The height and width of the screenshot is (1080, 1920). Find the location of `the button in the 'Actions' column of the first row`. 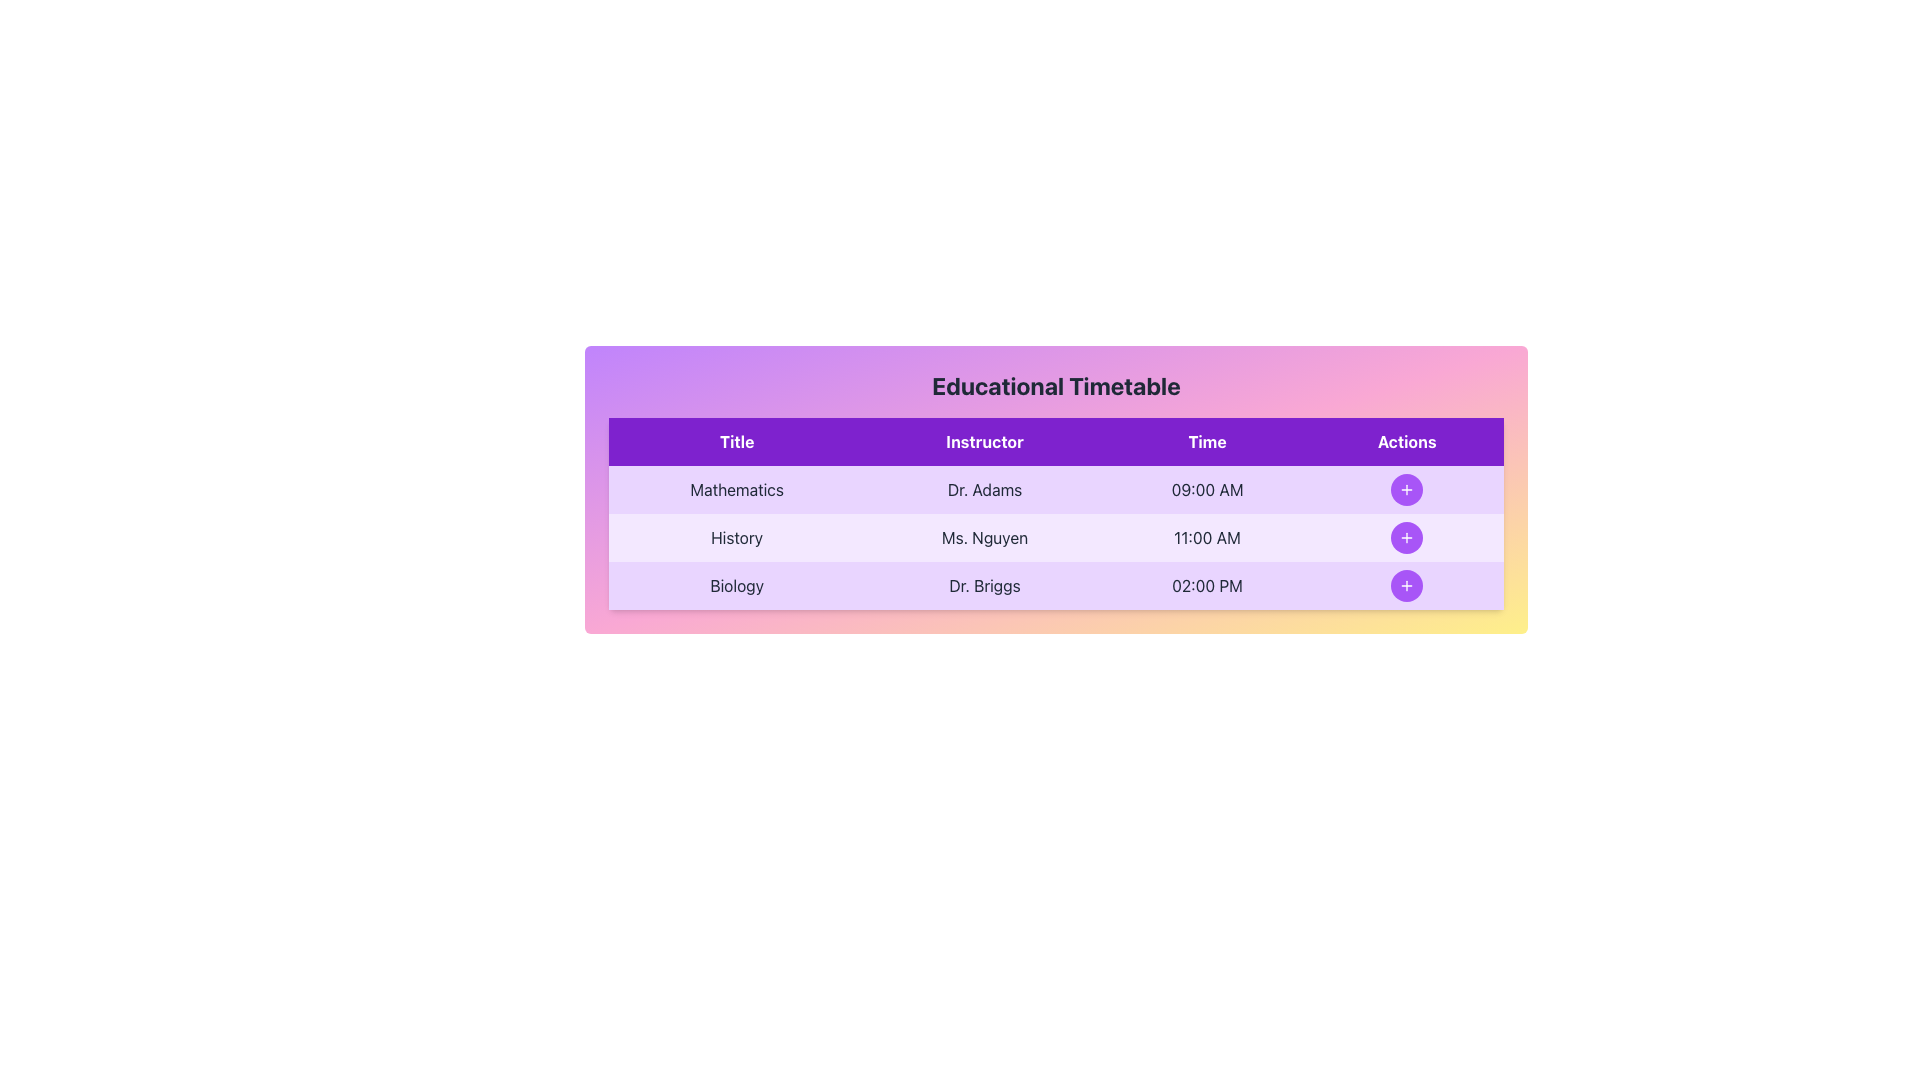

the button in the 'Actions' column of the first row is located at coordinates (1406, 489).